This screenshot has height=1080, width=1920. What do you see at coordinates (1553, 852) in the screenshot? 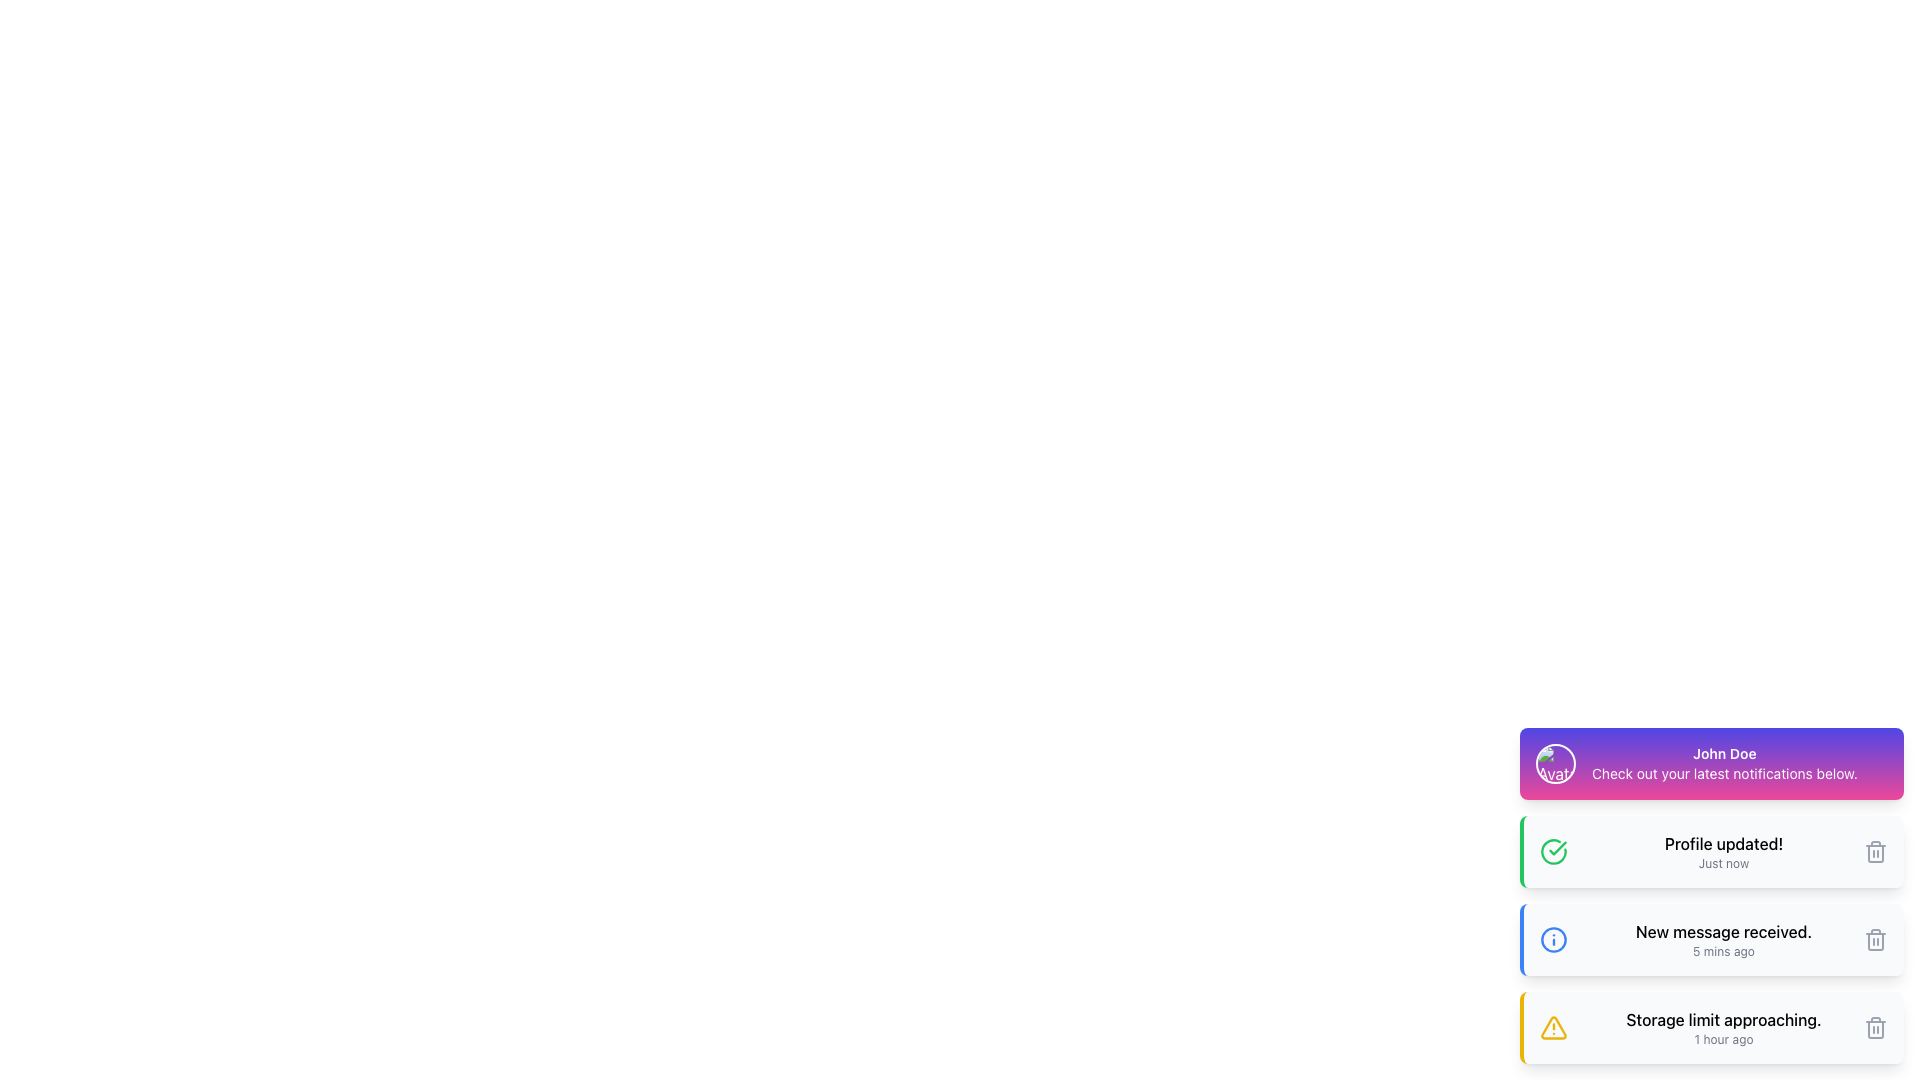
I see `the confirmation status icon located in the 'Profile updated!' notification box, positioned to the far left adjacent to the notification text` at bounding box center [1553, 852].